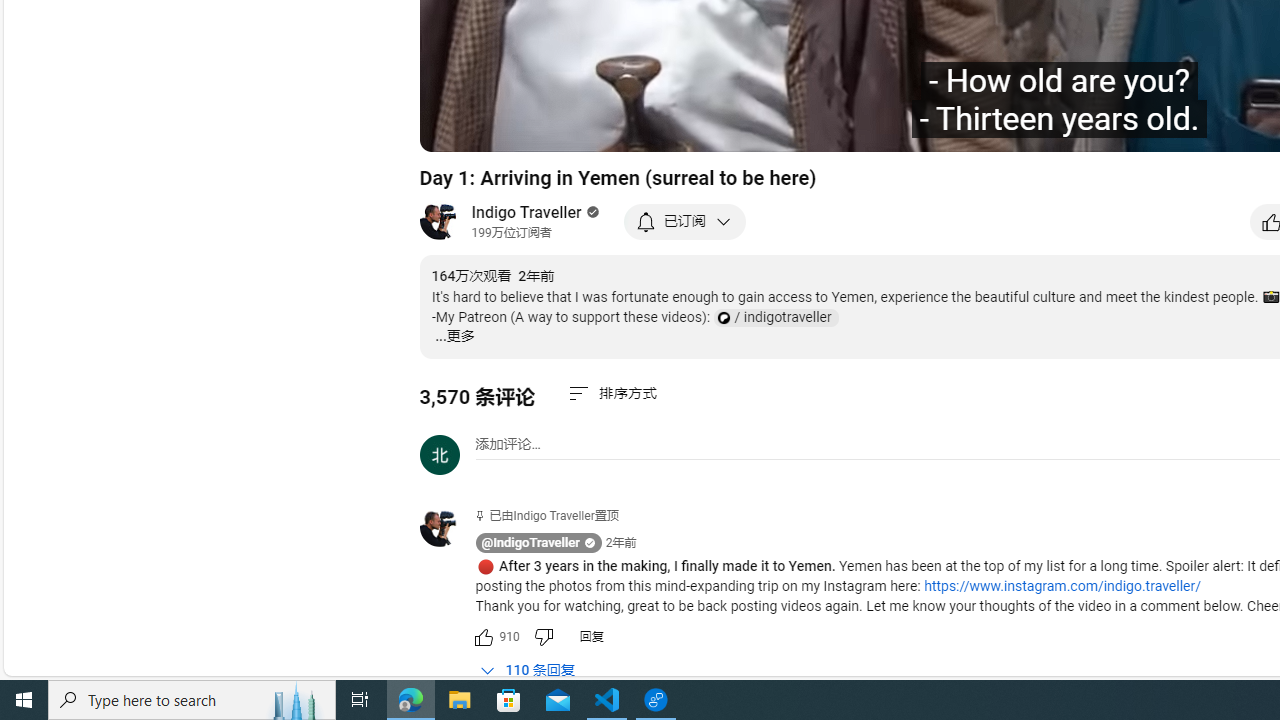 The width and height of the screenshot is (1280, 720). What do you see at coordinates (508, 443) in the screenshot?
I see `'AutomationID: simplebox-placeholder'` at bounding box center [508, 443].